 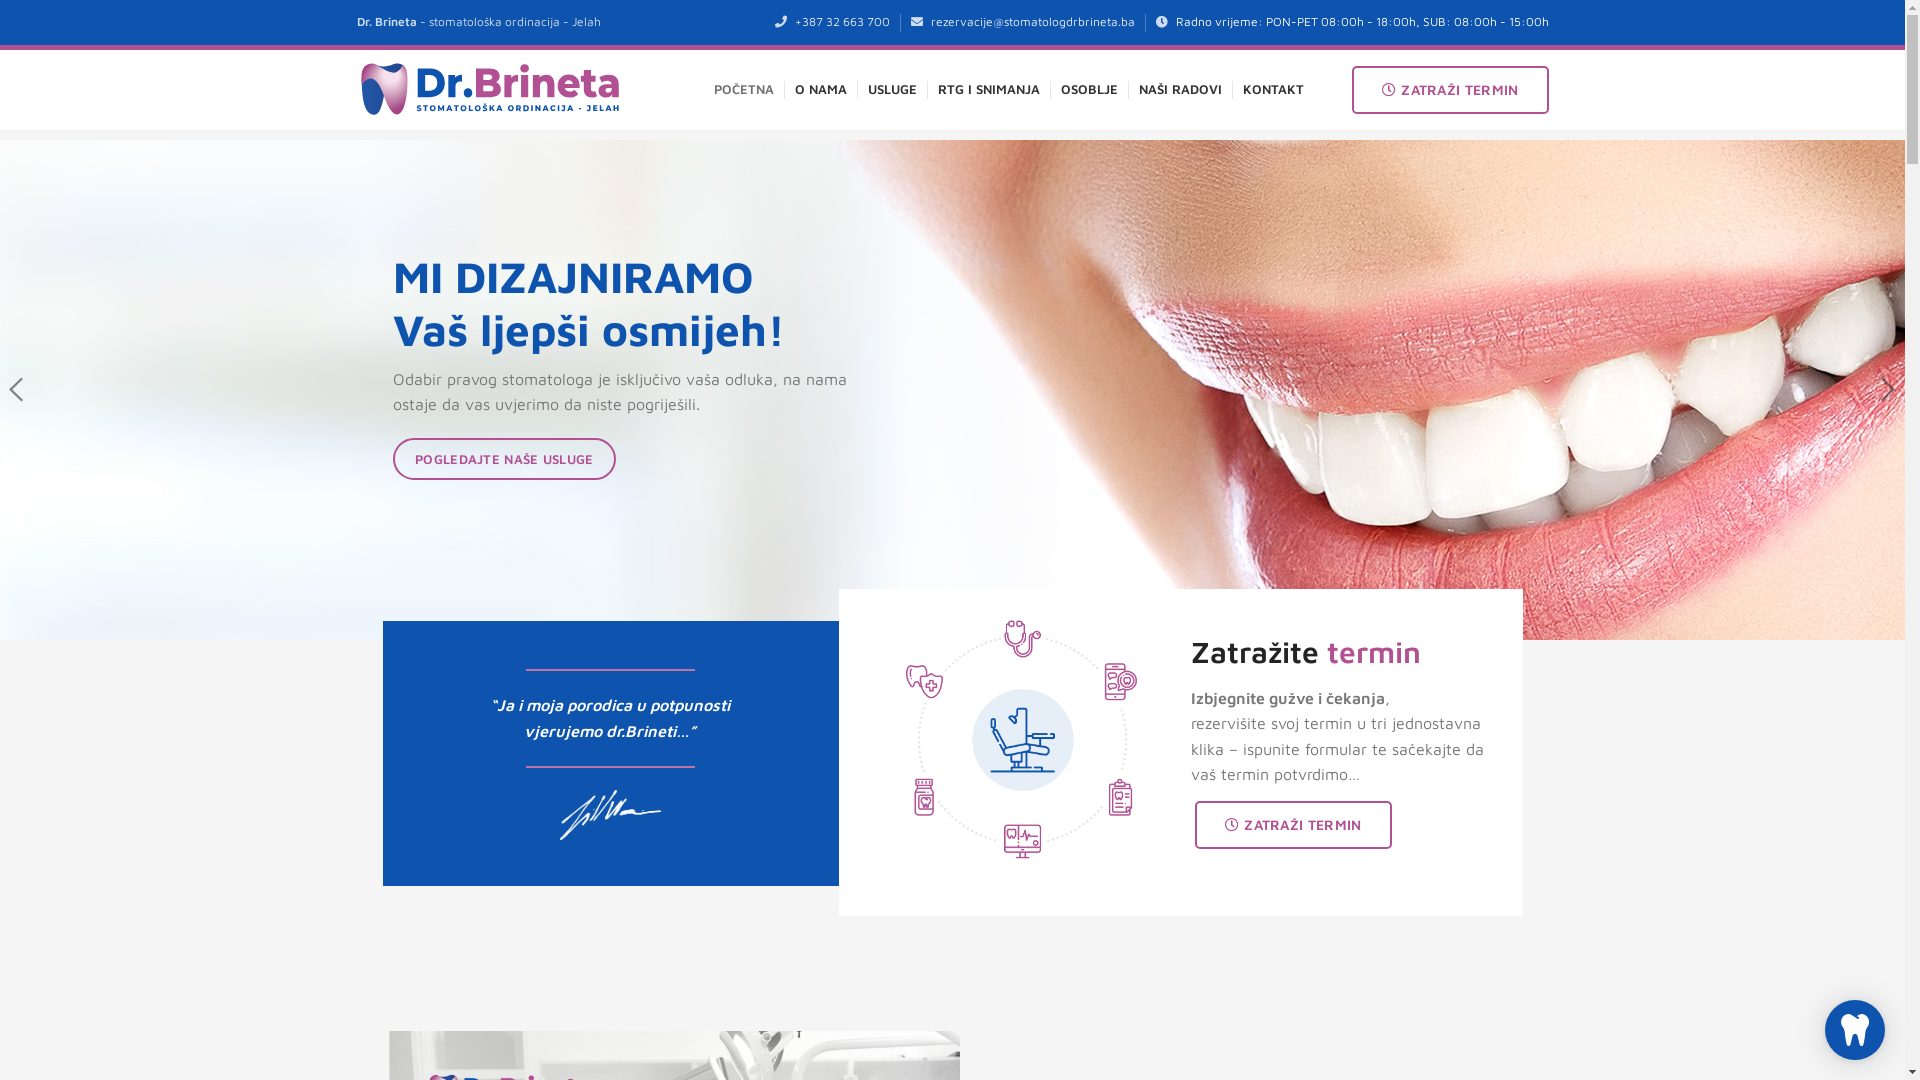 I want to click on 'O NAMA', so click(x=708, y=817).